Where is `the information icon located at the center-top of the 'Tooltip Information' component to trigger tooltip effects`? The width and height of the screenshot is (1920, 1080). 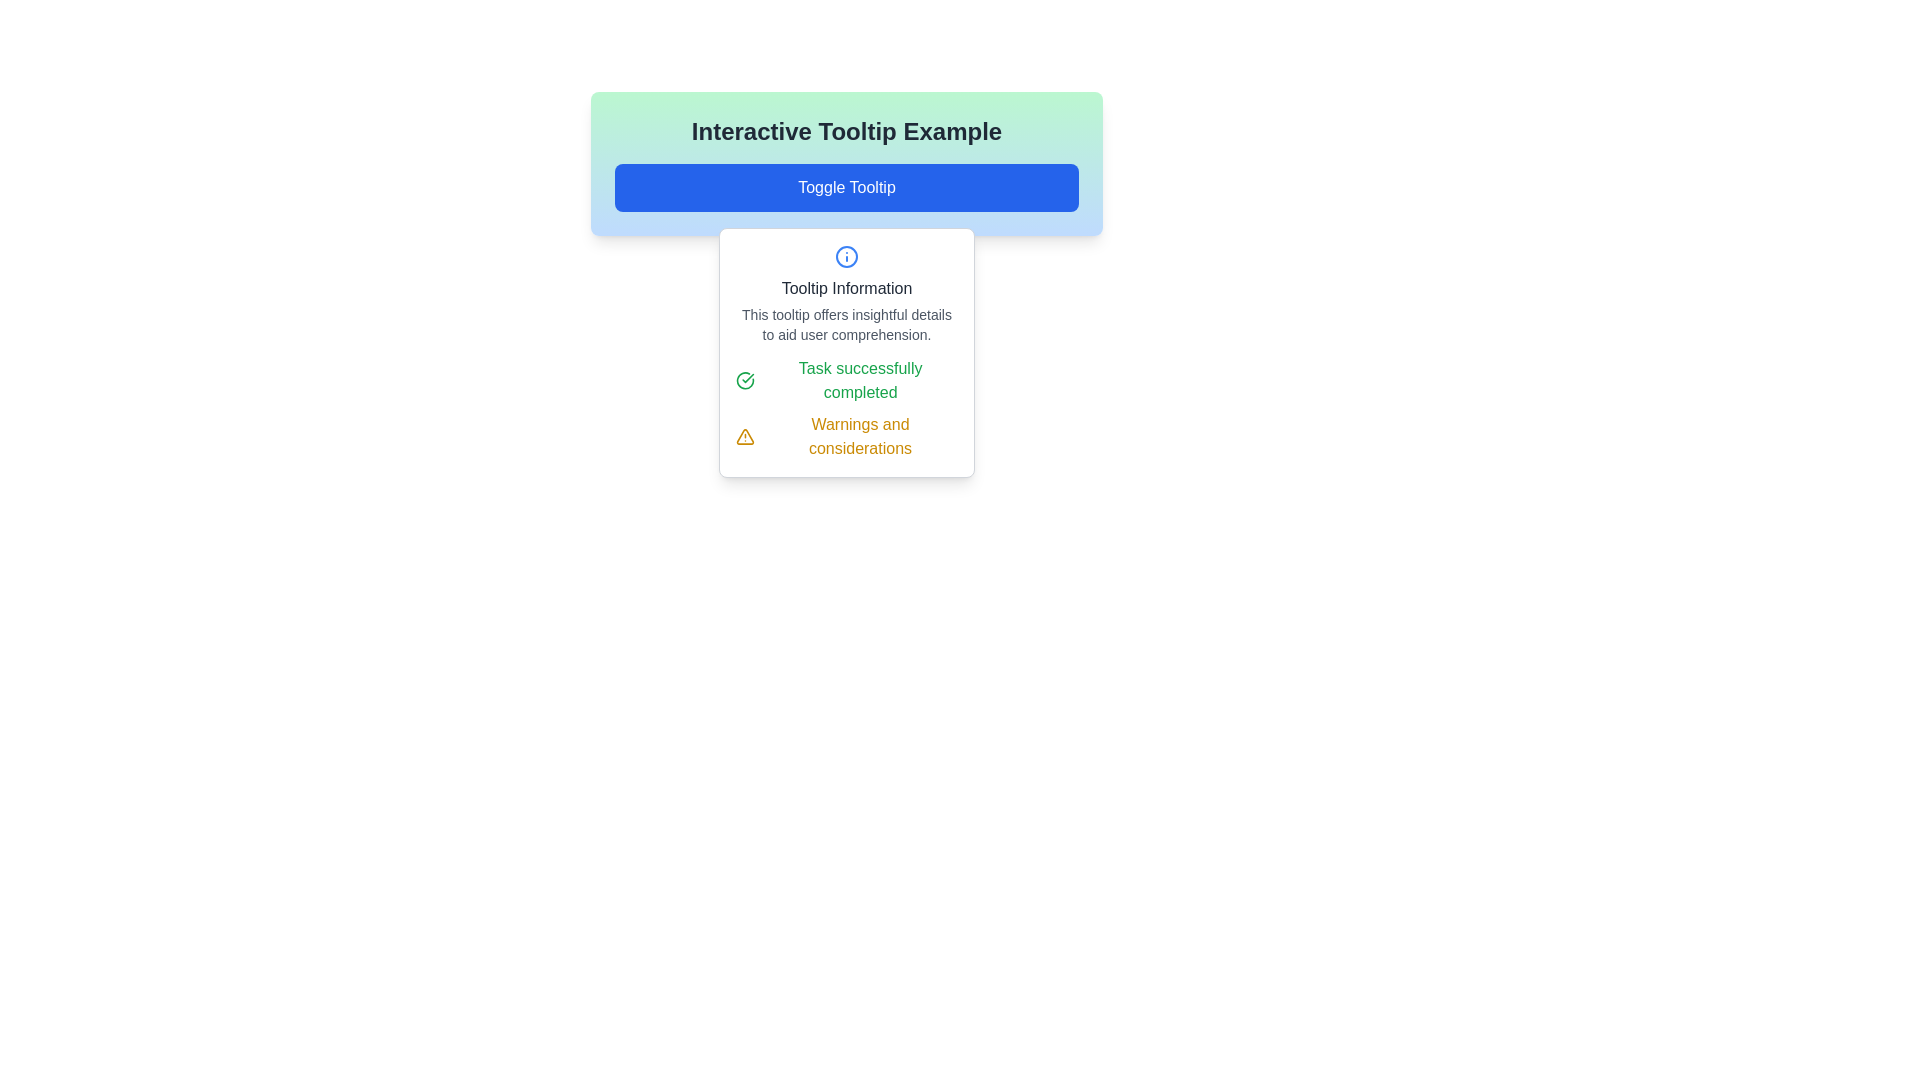
the information icon located at the center-top of the 'Tooltip Information' component to trigger tooltip effects is located at coordinates (846, 256).